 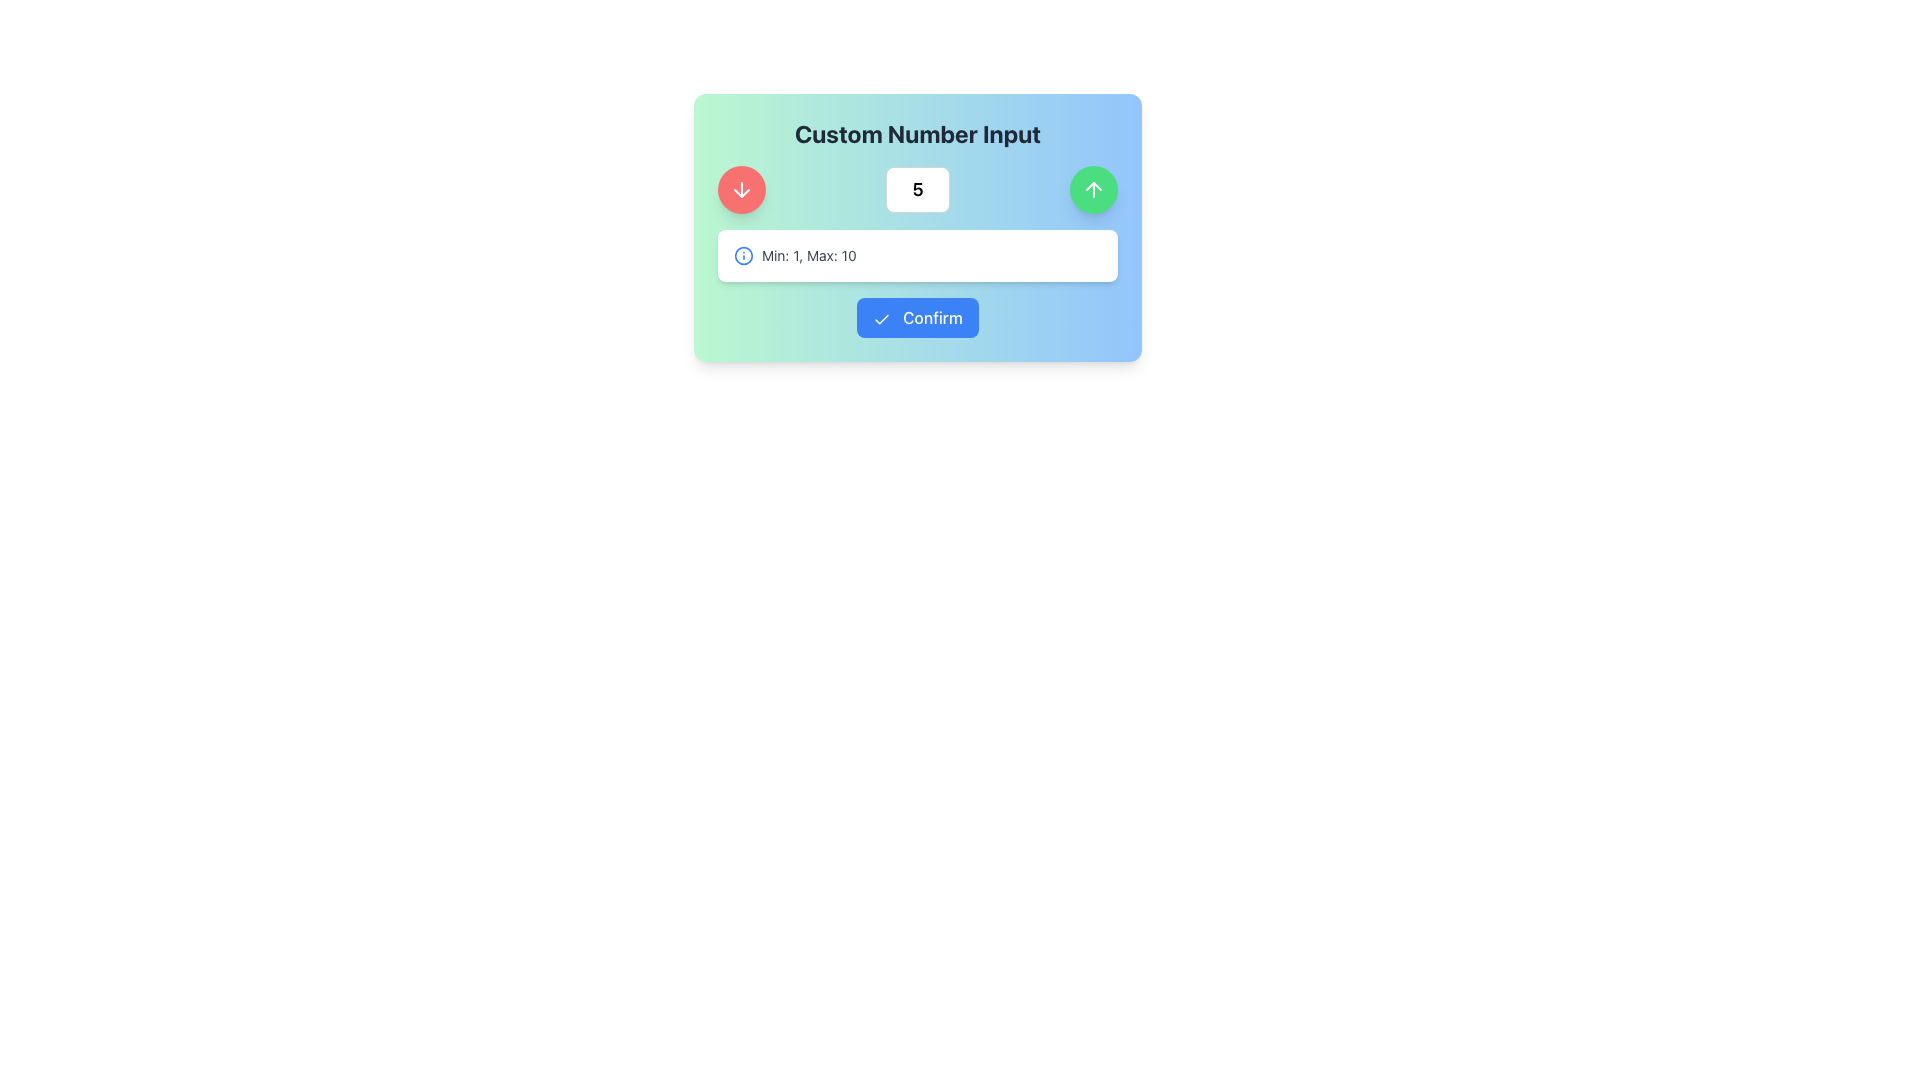 What do you see at coordinates (916, 316) in the screenshot?
I see `the confirmation button located at the center of the bounding box` at bounding box center [916, 316].